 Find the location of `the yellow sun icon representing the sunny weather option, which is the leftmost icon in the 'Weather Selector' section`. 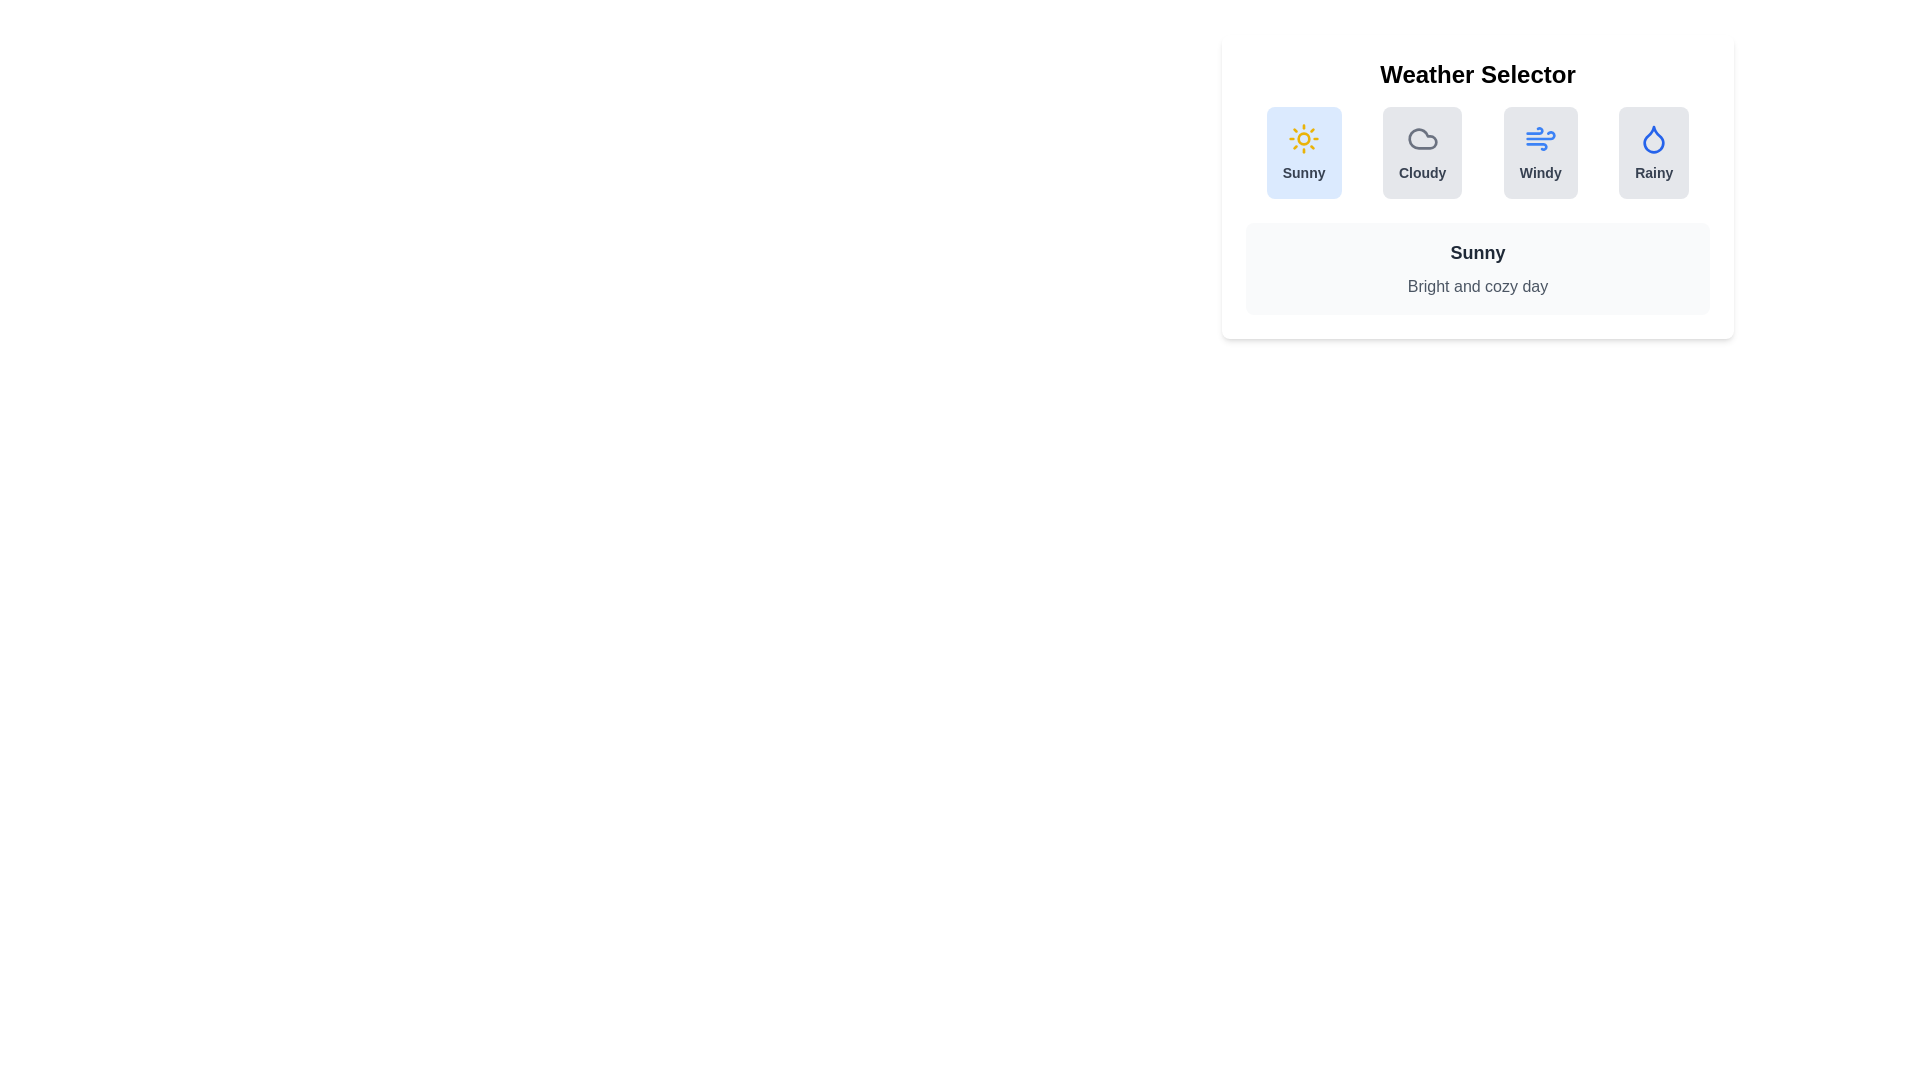

the yellow sun icon representing the sunny weather option, which is the leftmost icon in the 'Weather Selector' section is located at coordinates (1304, 137).